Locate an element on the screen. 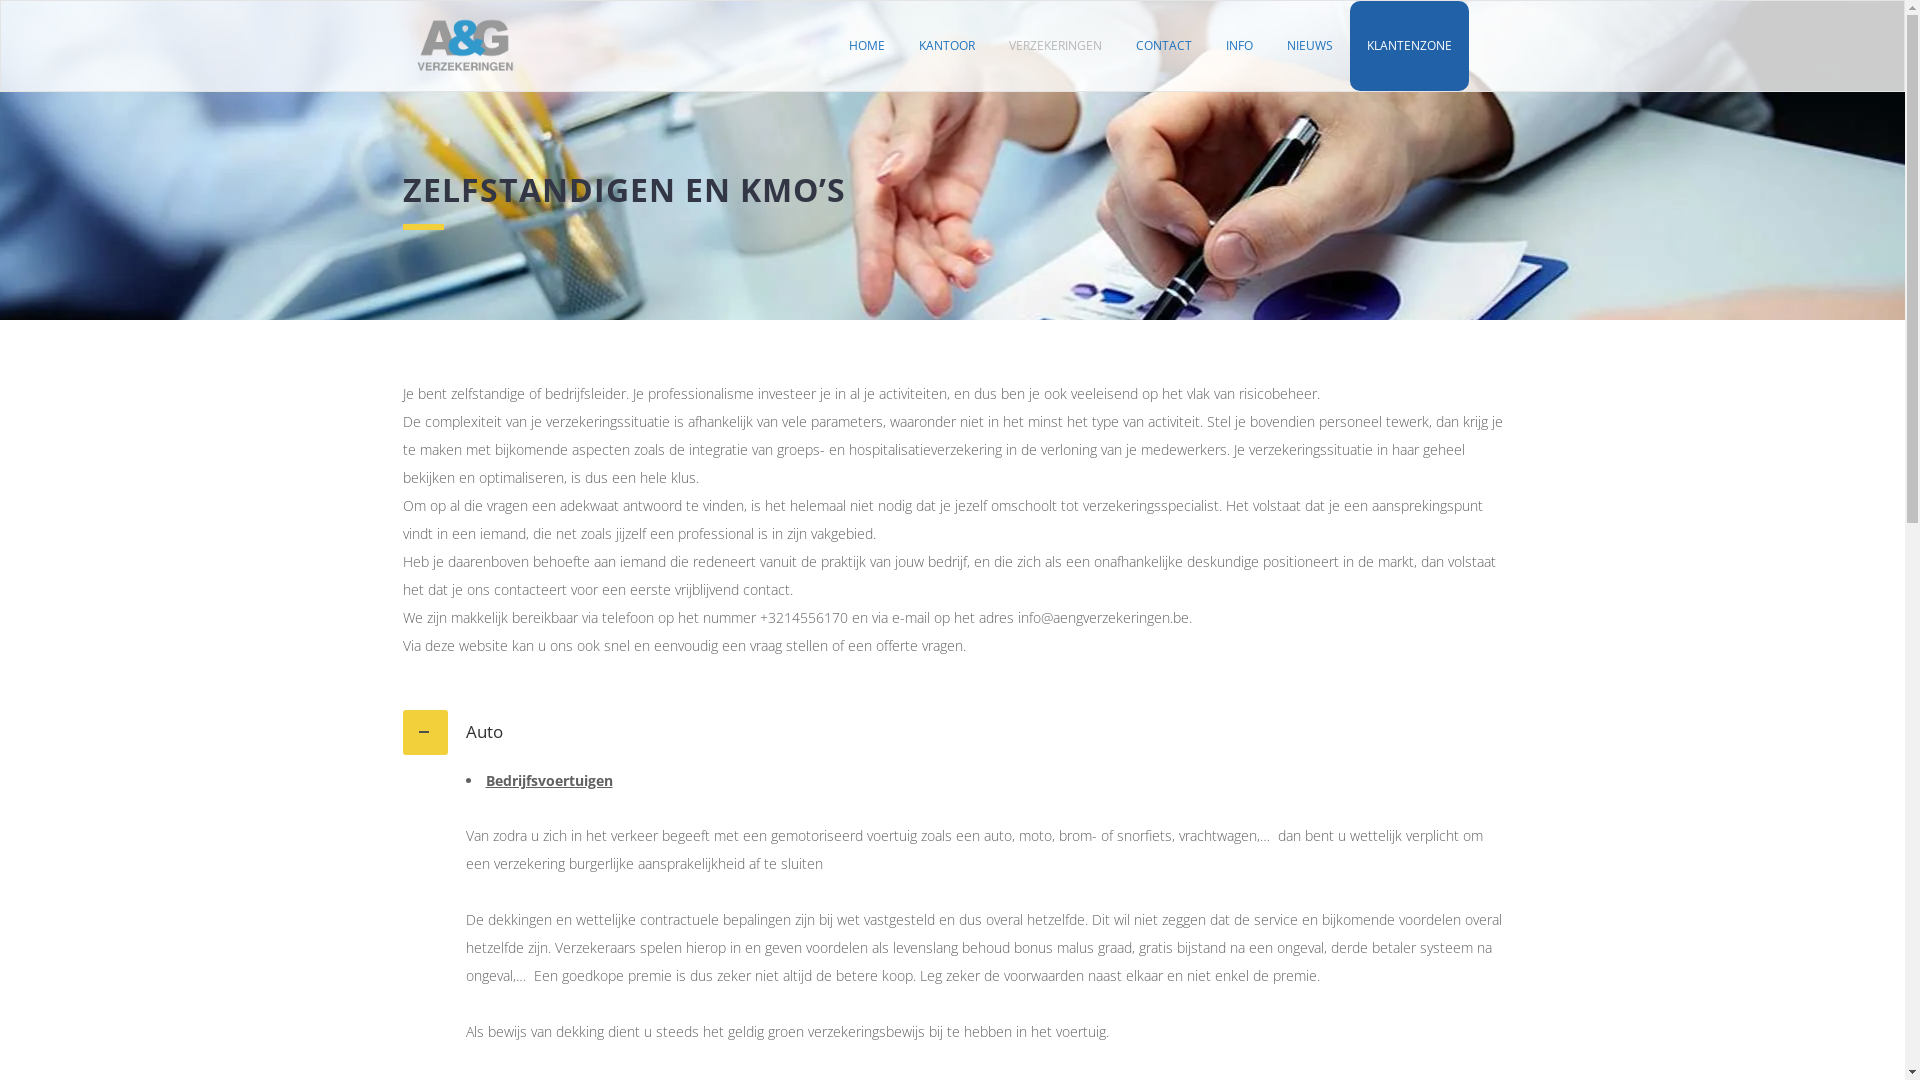  'HOME' is located at coordinates (831, 45).